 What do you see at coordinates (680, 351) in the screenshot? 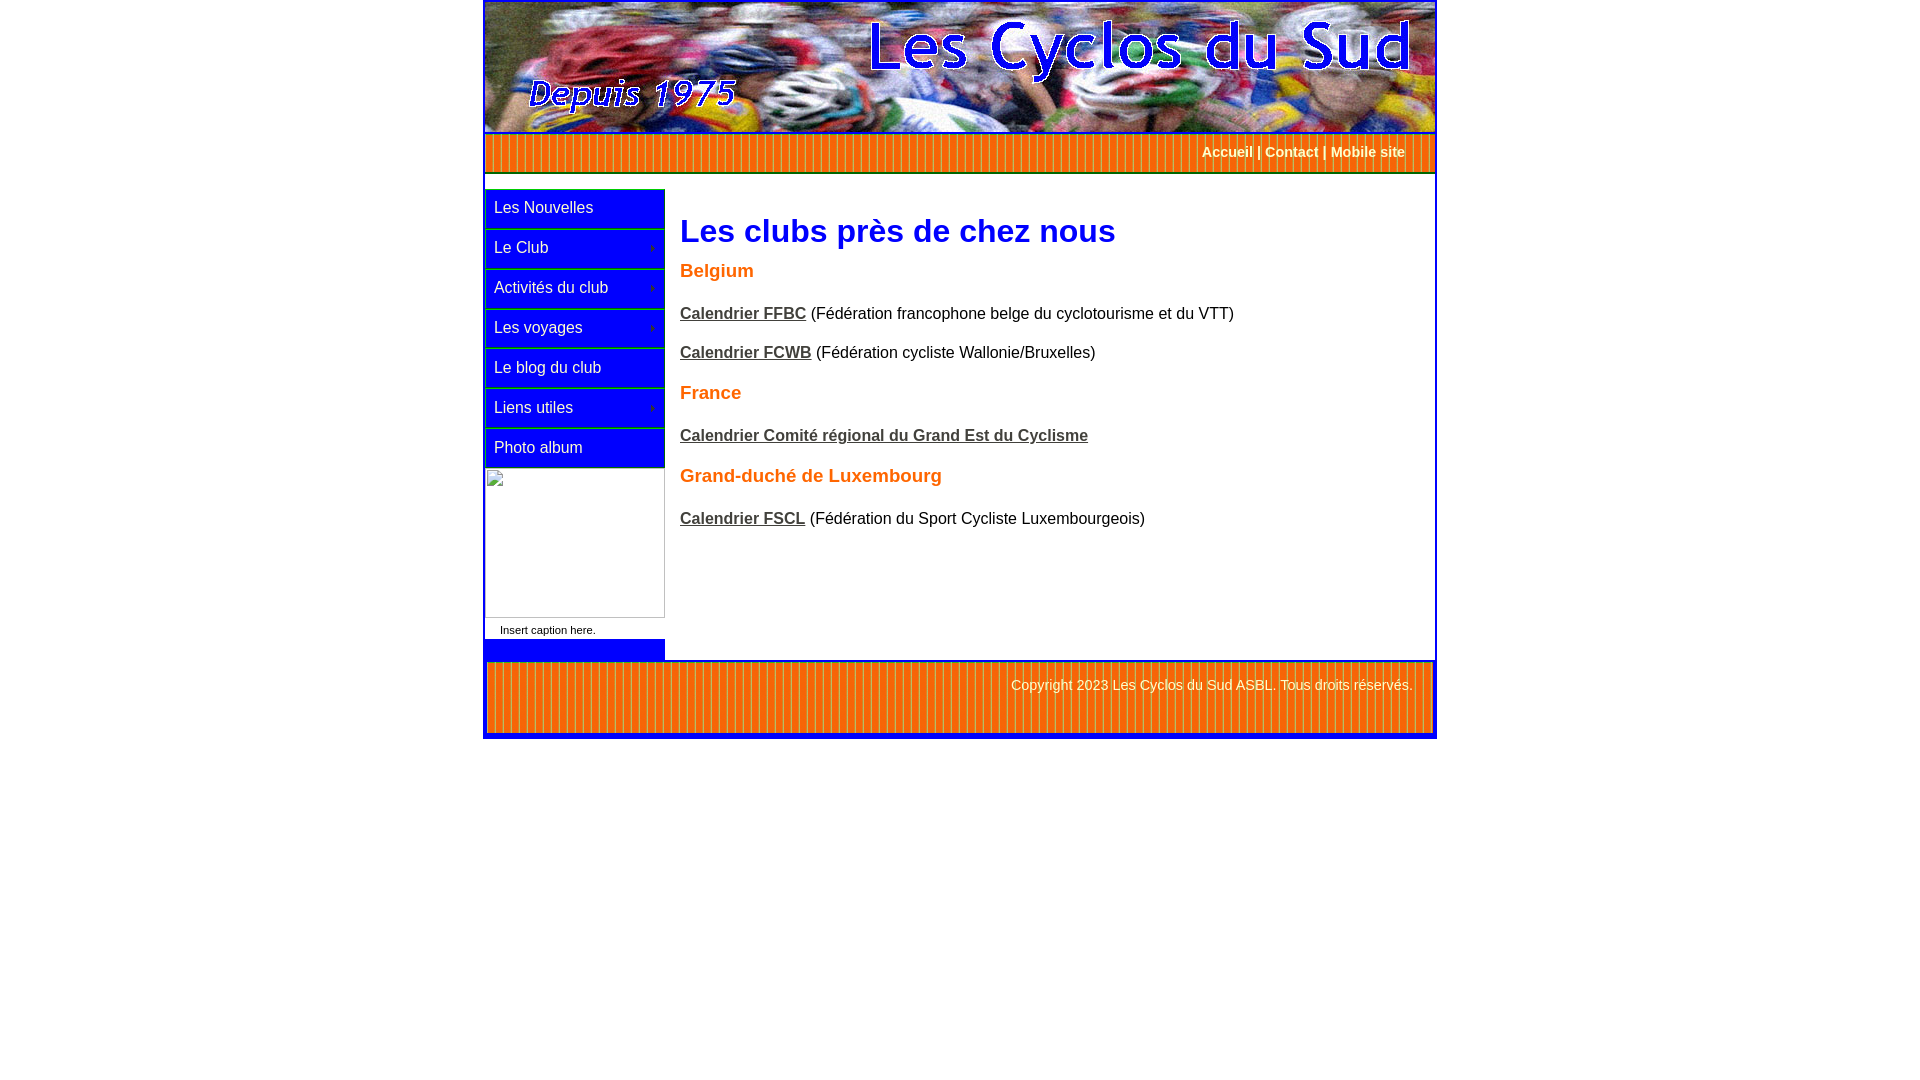
I see `'Calendrier FCWB'` at bounding box center [680, 351].